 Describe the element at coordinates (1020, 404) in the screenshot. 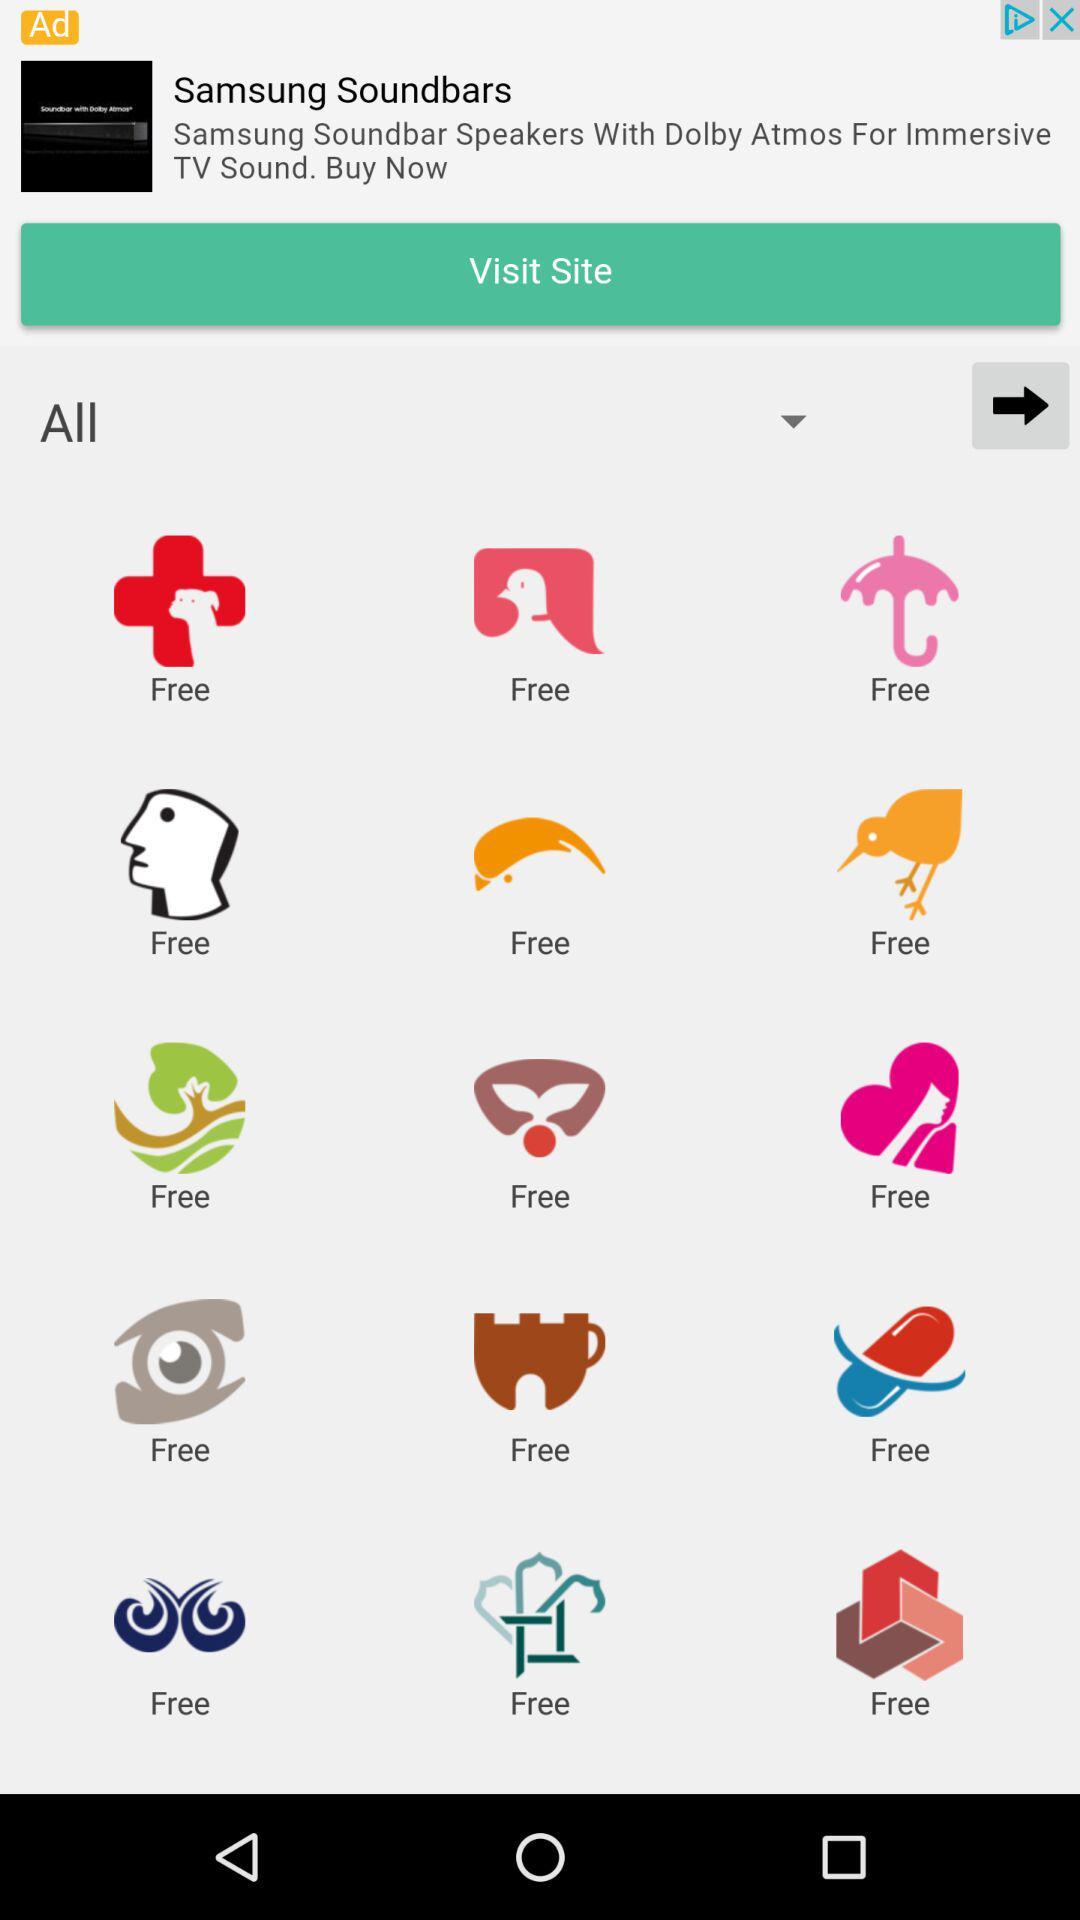

I see `the arrow_forward icon` at that location.